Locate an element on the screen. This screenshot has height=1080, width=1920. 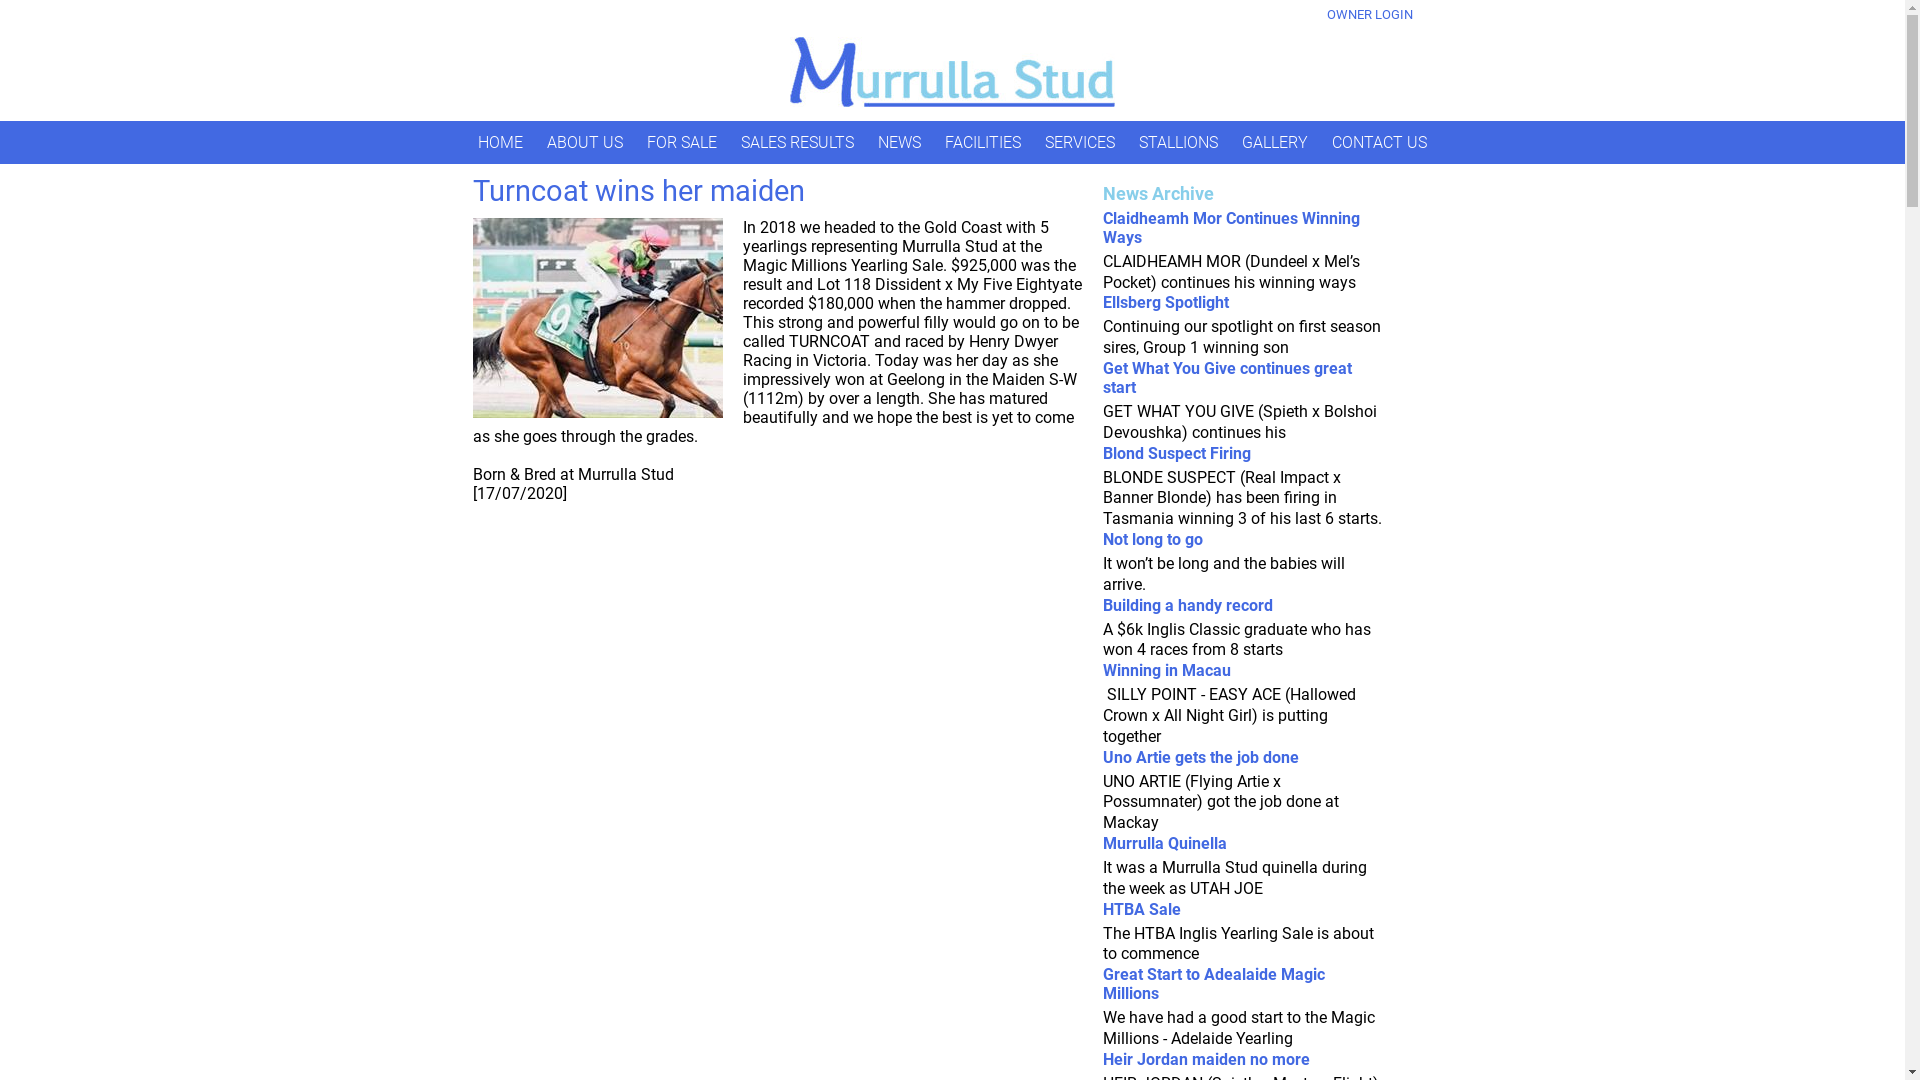
'Great Start to Adealaide Magic Millions' is located at coordinates (1212, 982).